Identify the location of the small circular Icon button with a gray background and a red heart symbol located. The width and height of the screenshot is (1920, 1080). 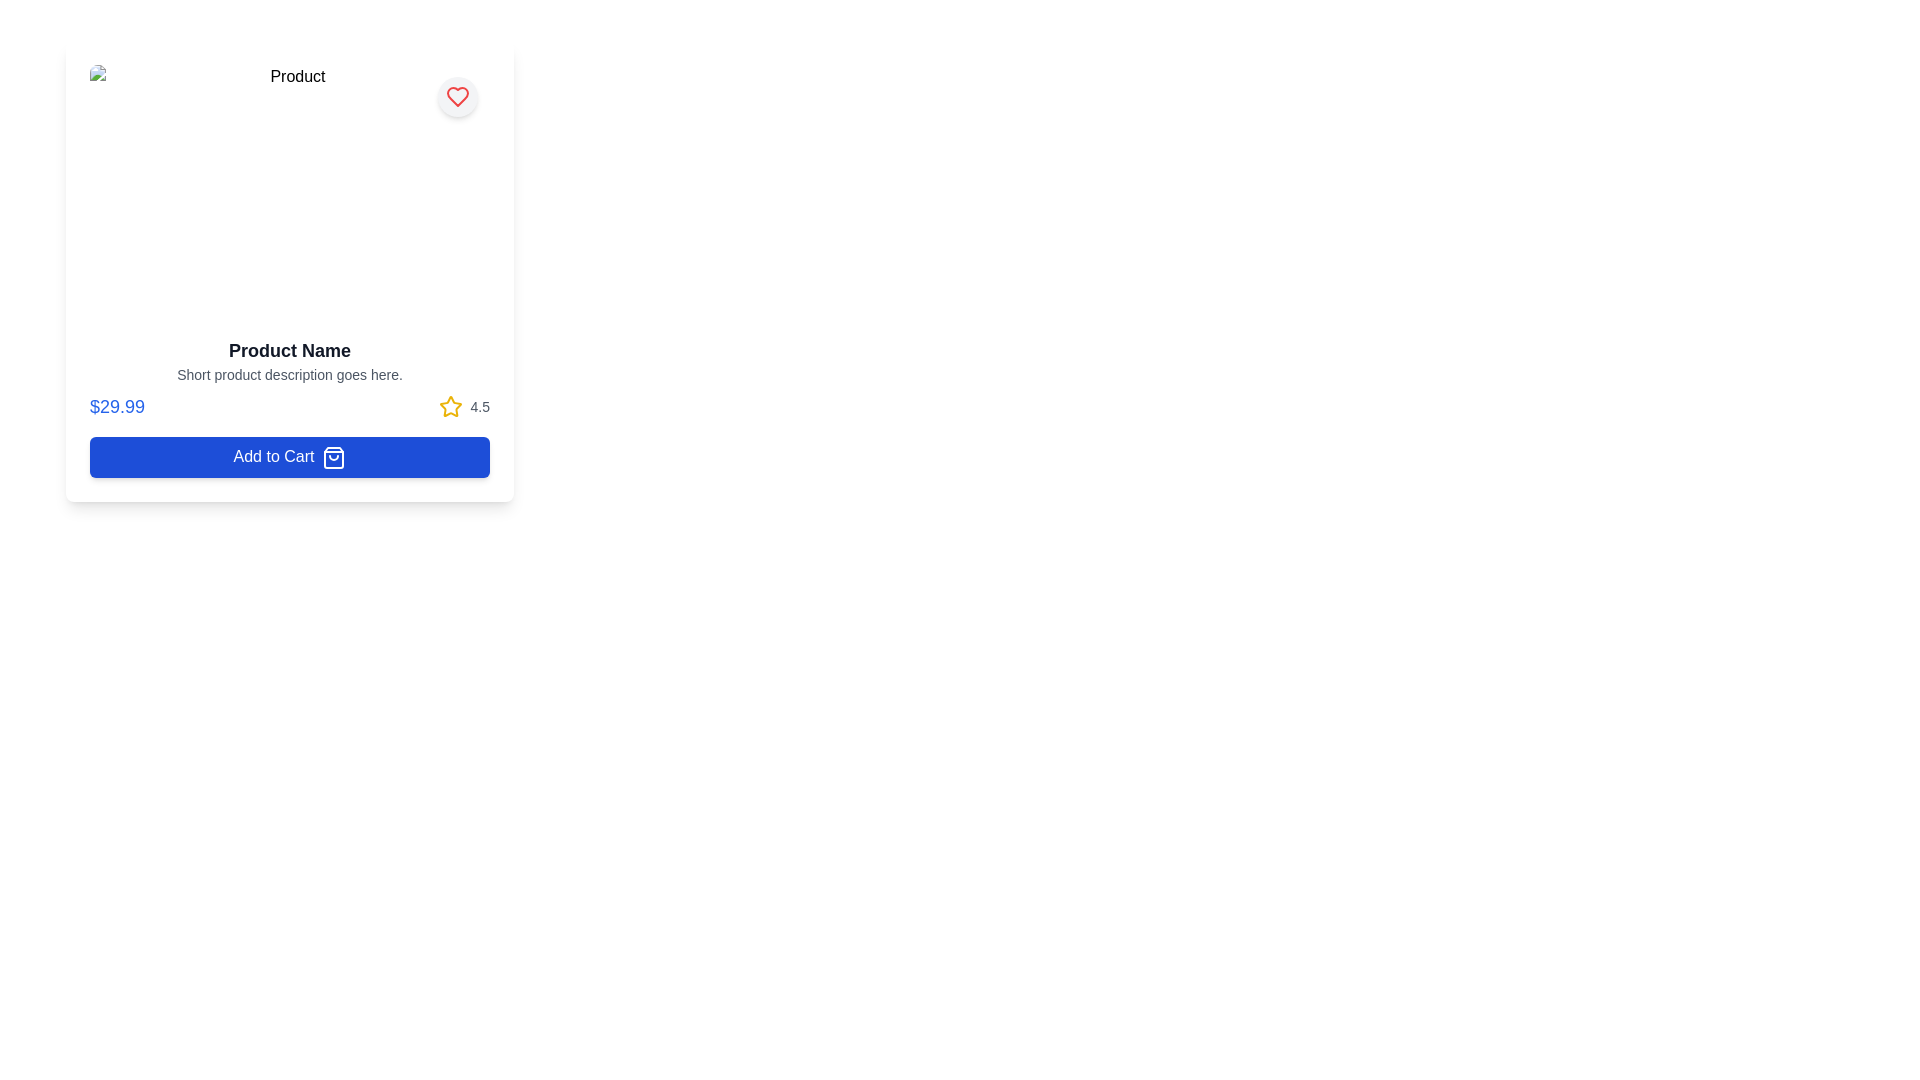
(456, 96).